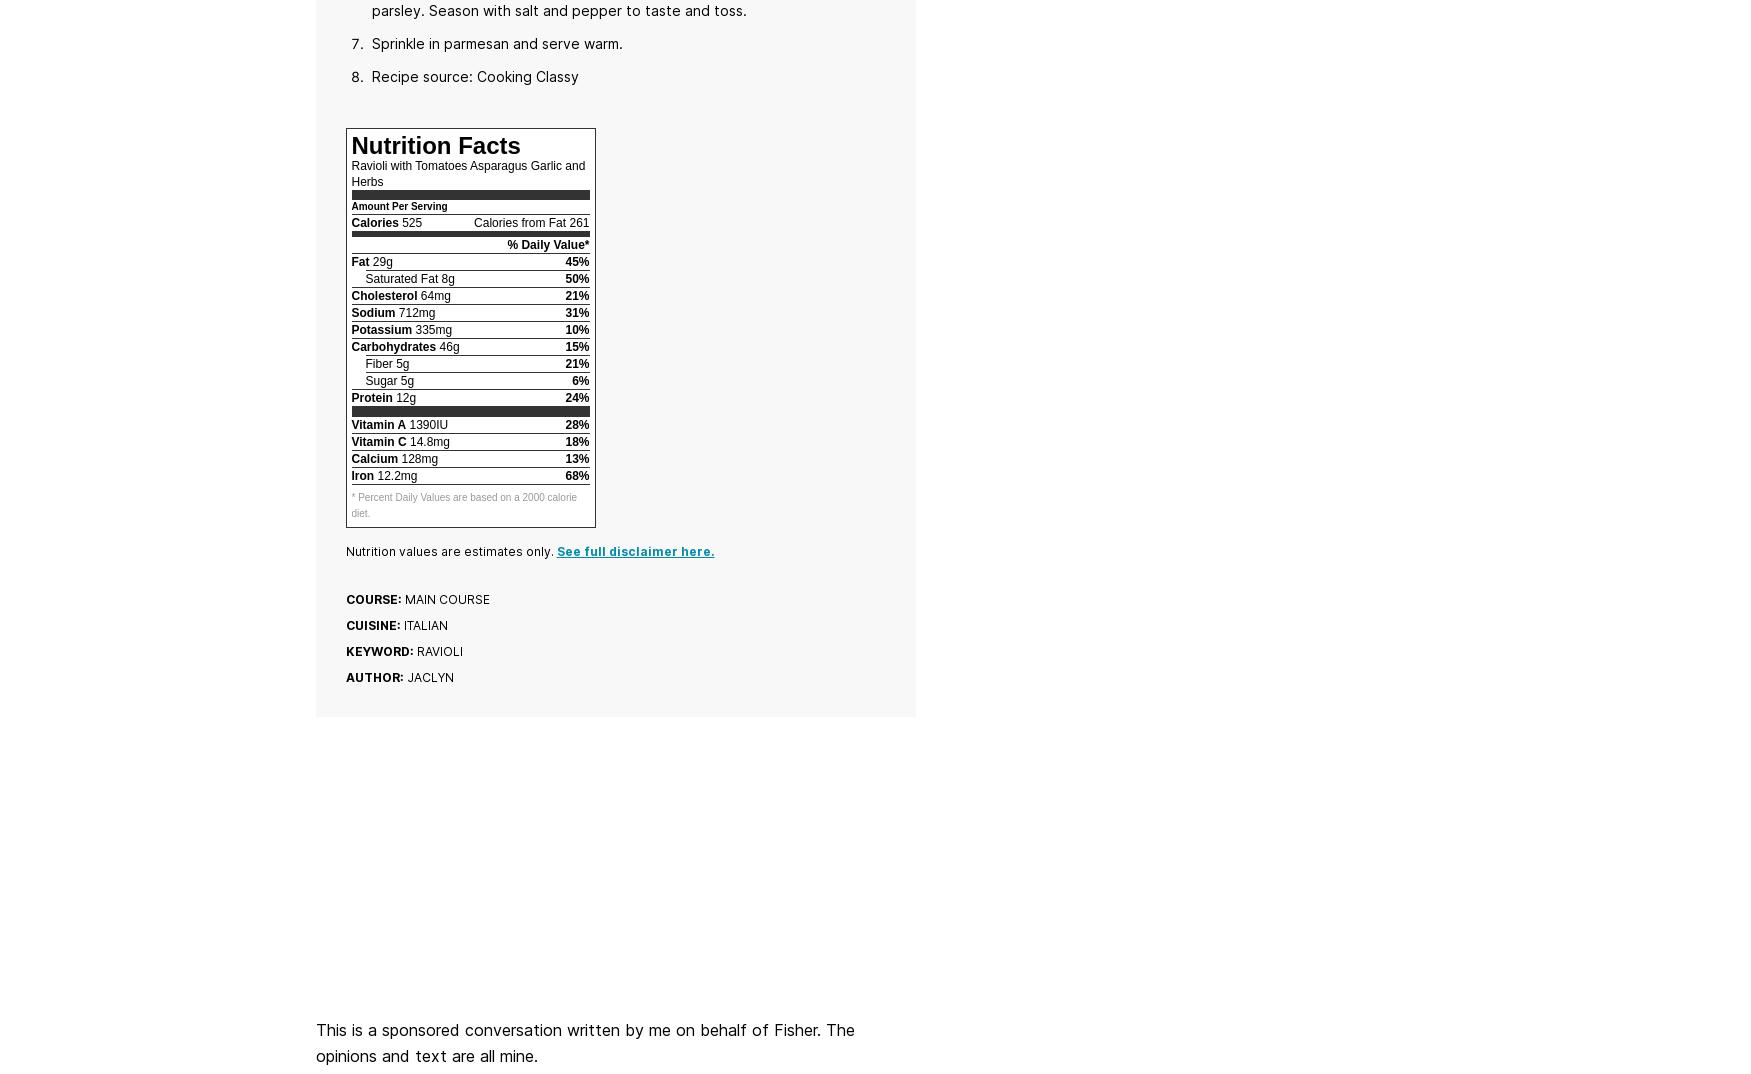 This screenshot has width=1751, height=1074. I want to click on '525', so click(397, 221).